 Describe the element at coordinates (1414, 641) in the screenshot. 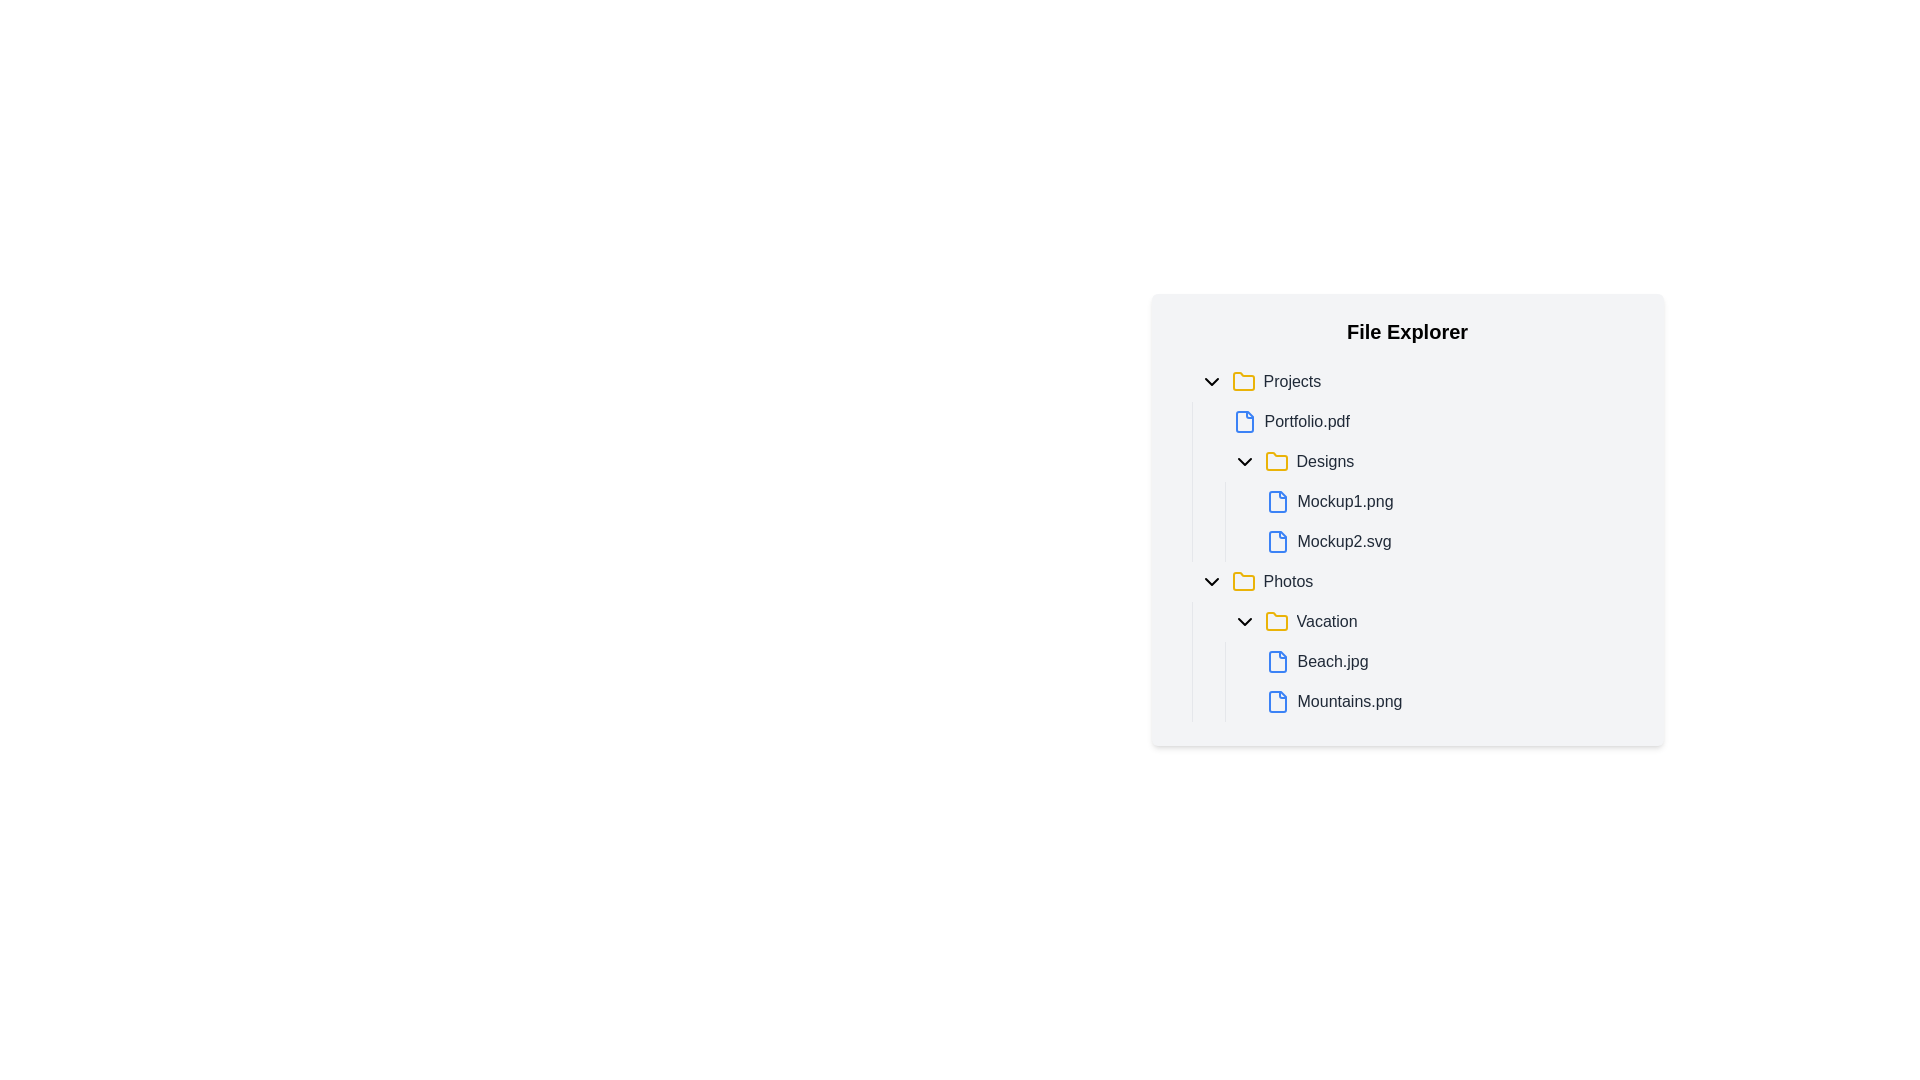

I see `the Structure element displaying folder contents that shows files like 'Beach.jpg' and 'Mountains.png' in the 'Photos' section of the file explorer` at that location.